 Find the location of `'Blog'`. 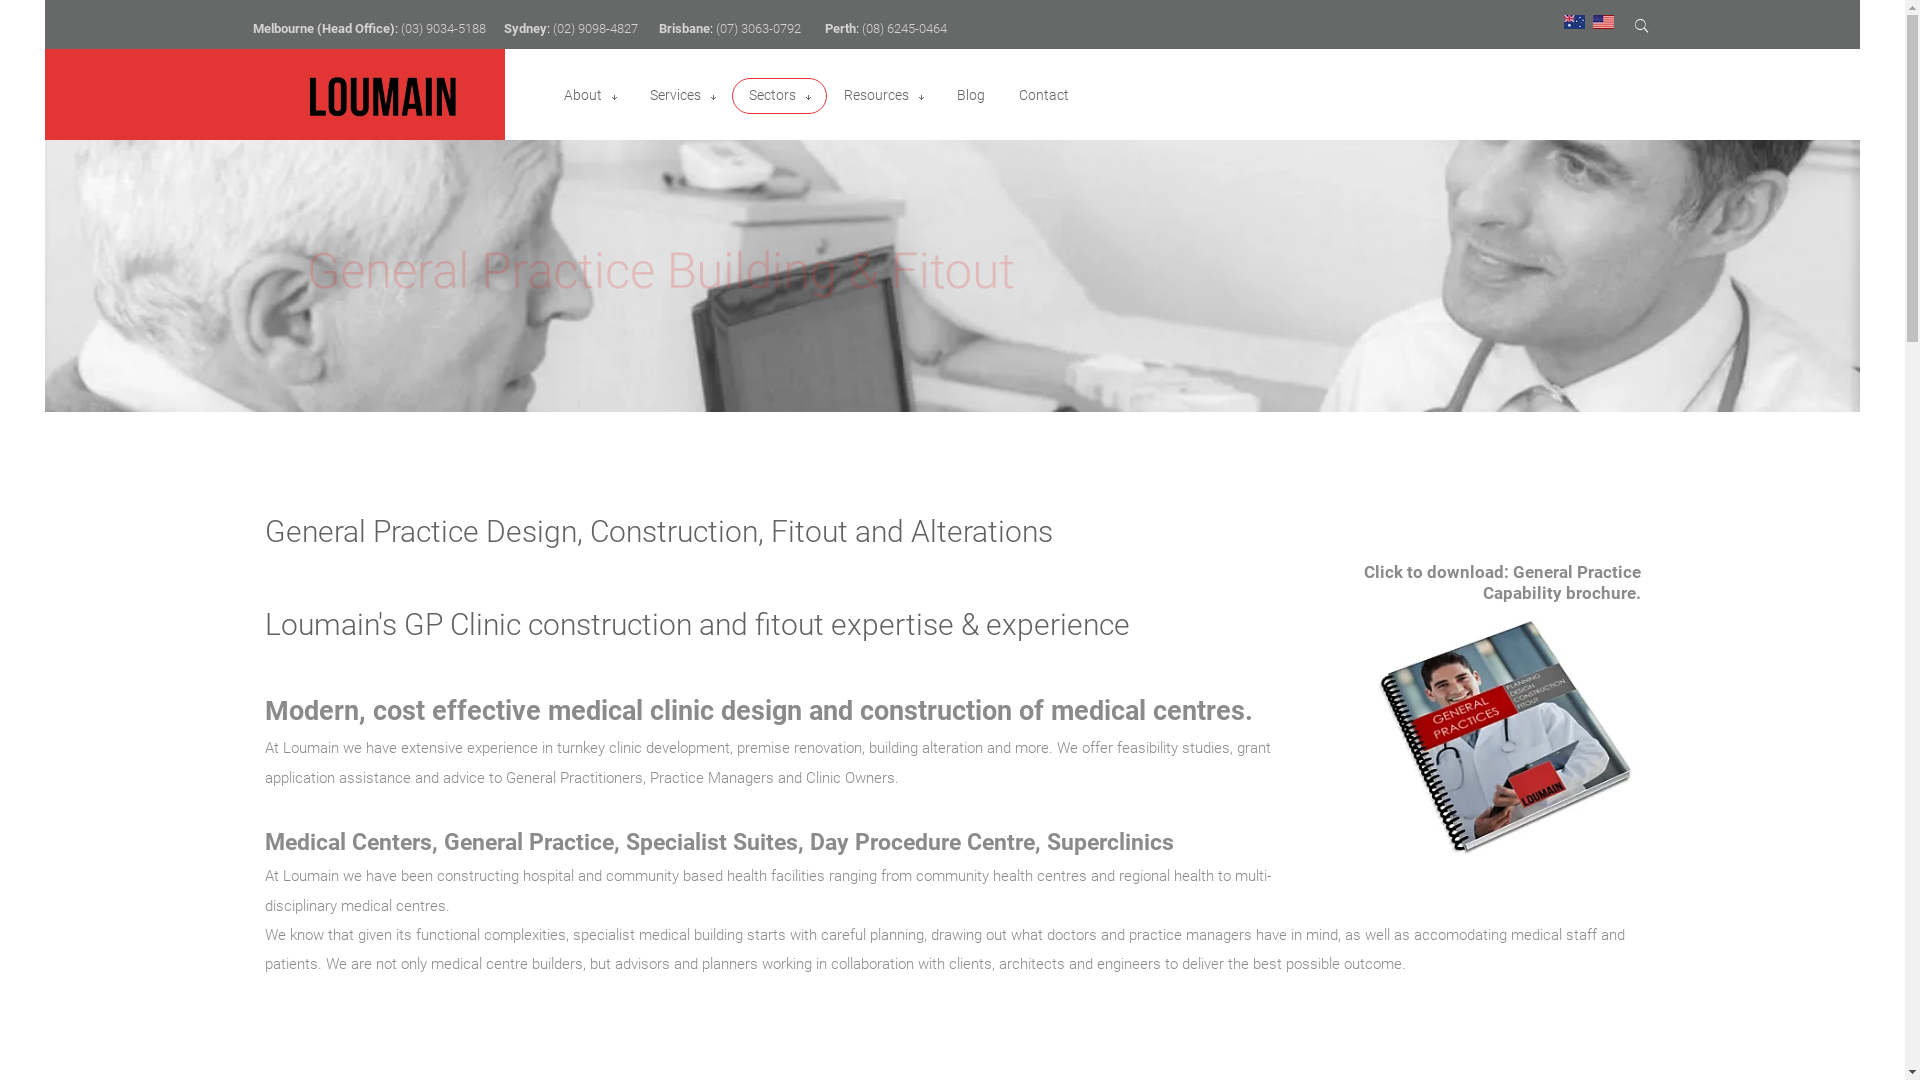

'Blog' is located at coordinates (969, 95).